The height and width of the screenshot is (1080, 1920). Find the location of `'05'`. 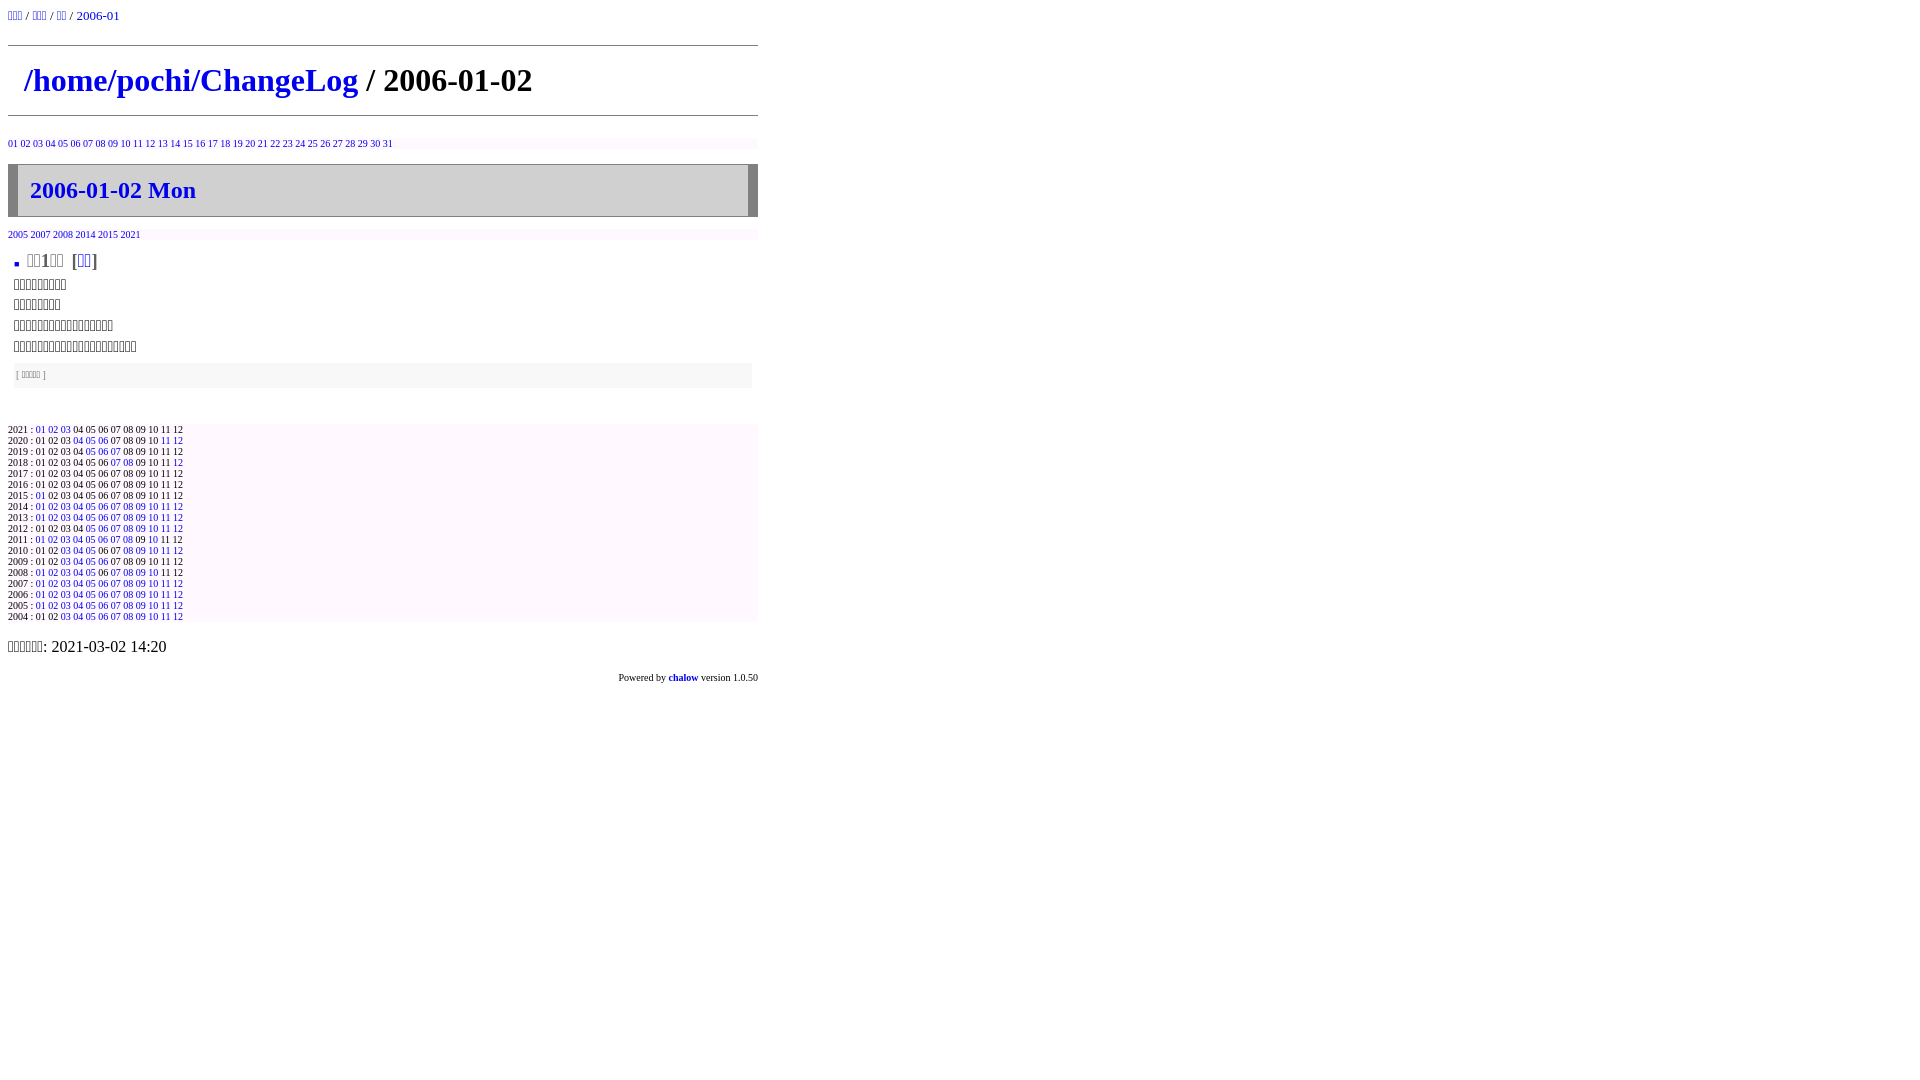

'05' is located at coordinates (85, 593).